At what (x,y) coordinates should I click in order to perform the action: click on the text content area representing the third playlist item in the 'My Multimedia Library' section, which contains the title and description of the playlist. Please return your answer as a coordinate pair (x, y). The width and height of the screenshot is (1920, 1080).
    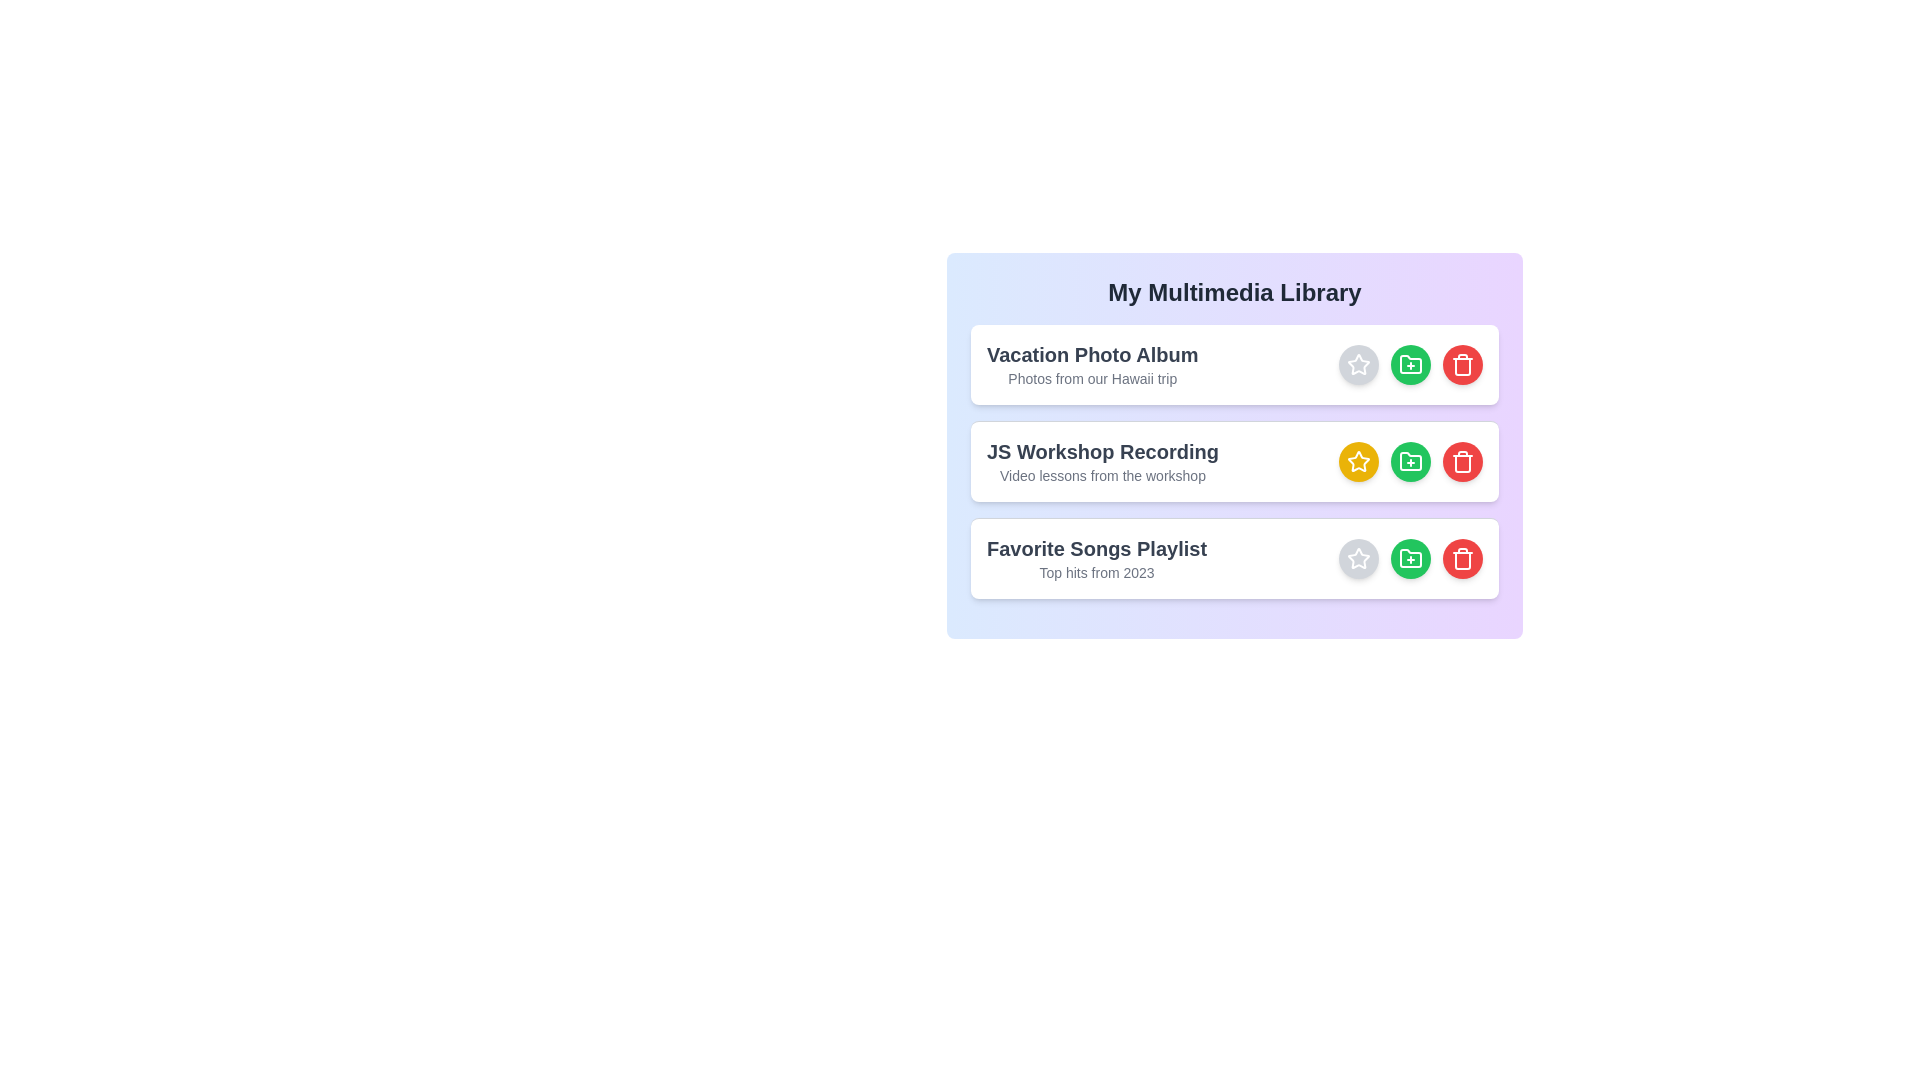
    Looking at the image, I should click on (1096, 559).